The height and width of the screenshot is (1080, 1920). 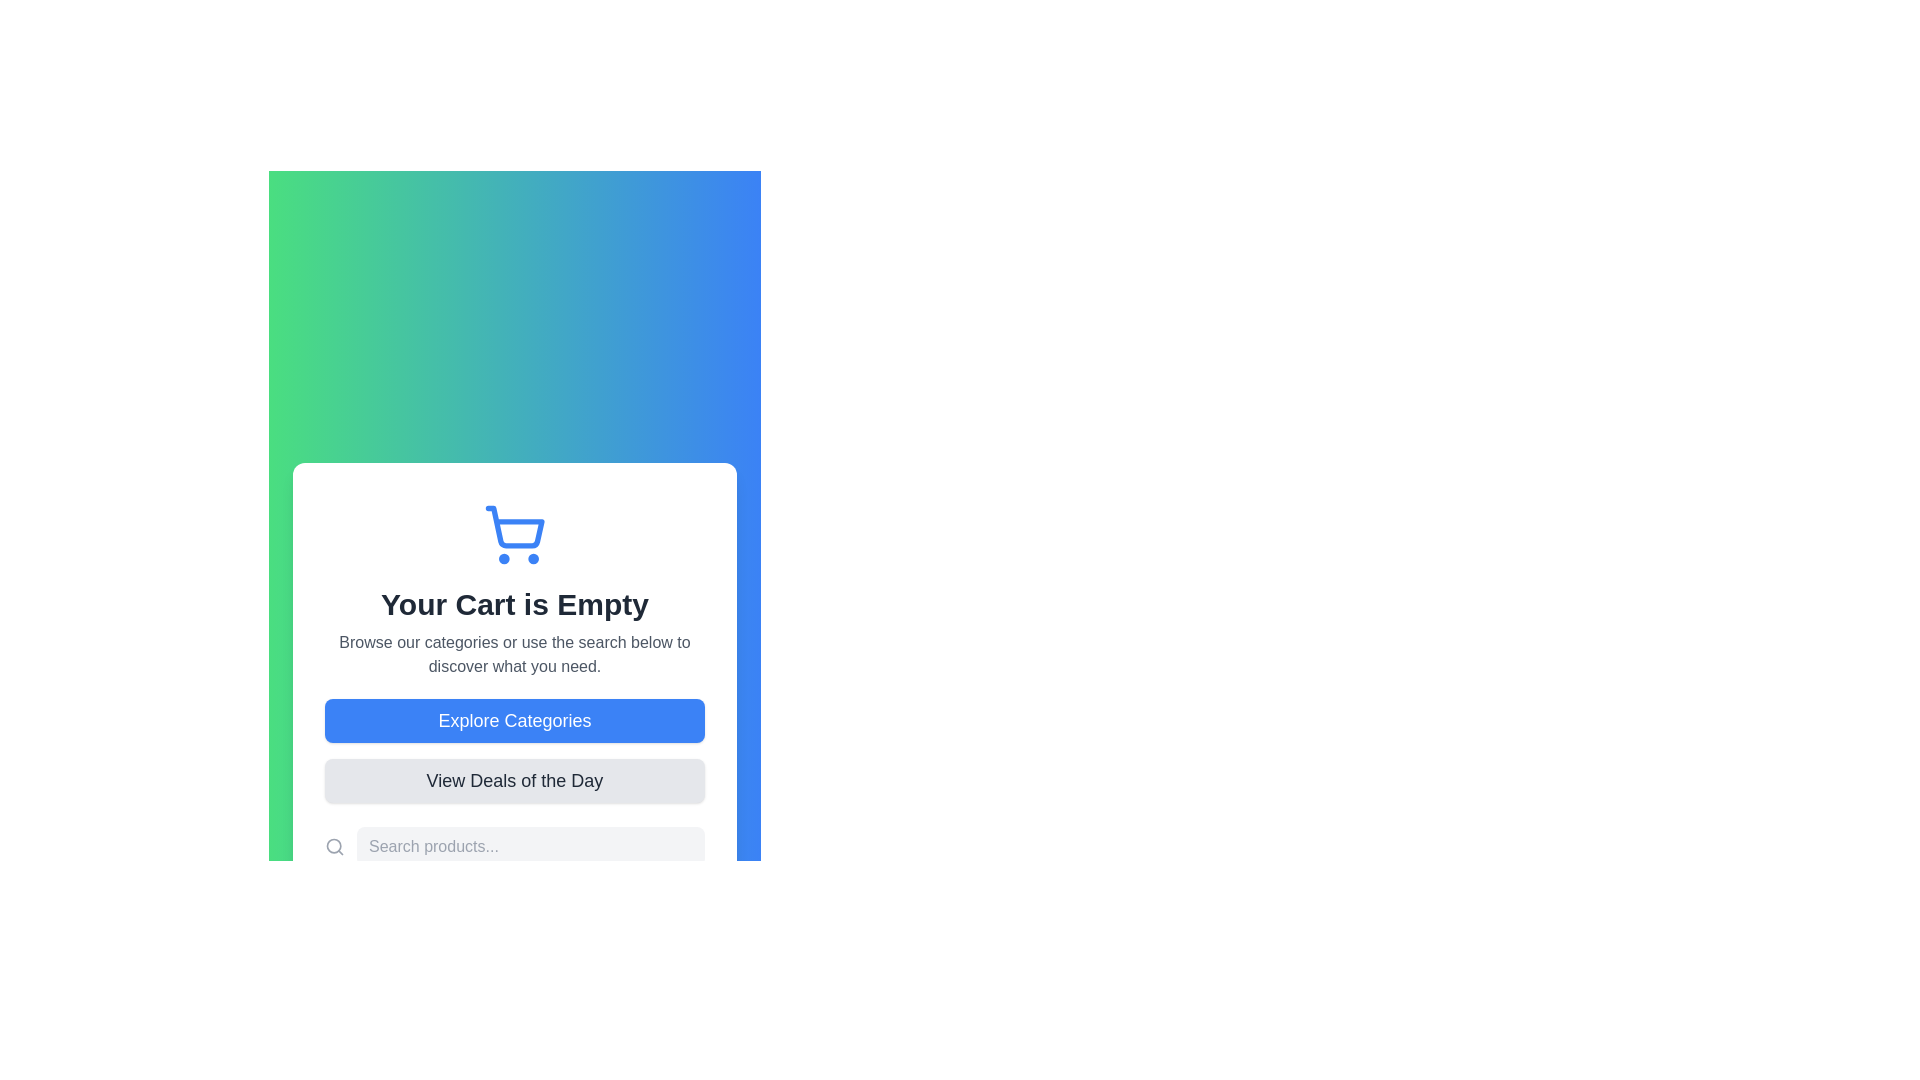 What do you see at coordinates (514, 721) in the screenshot?
I see `the first button above the 'View Deals of the Day' button` at bounding box center [514, 721].